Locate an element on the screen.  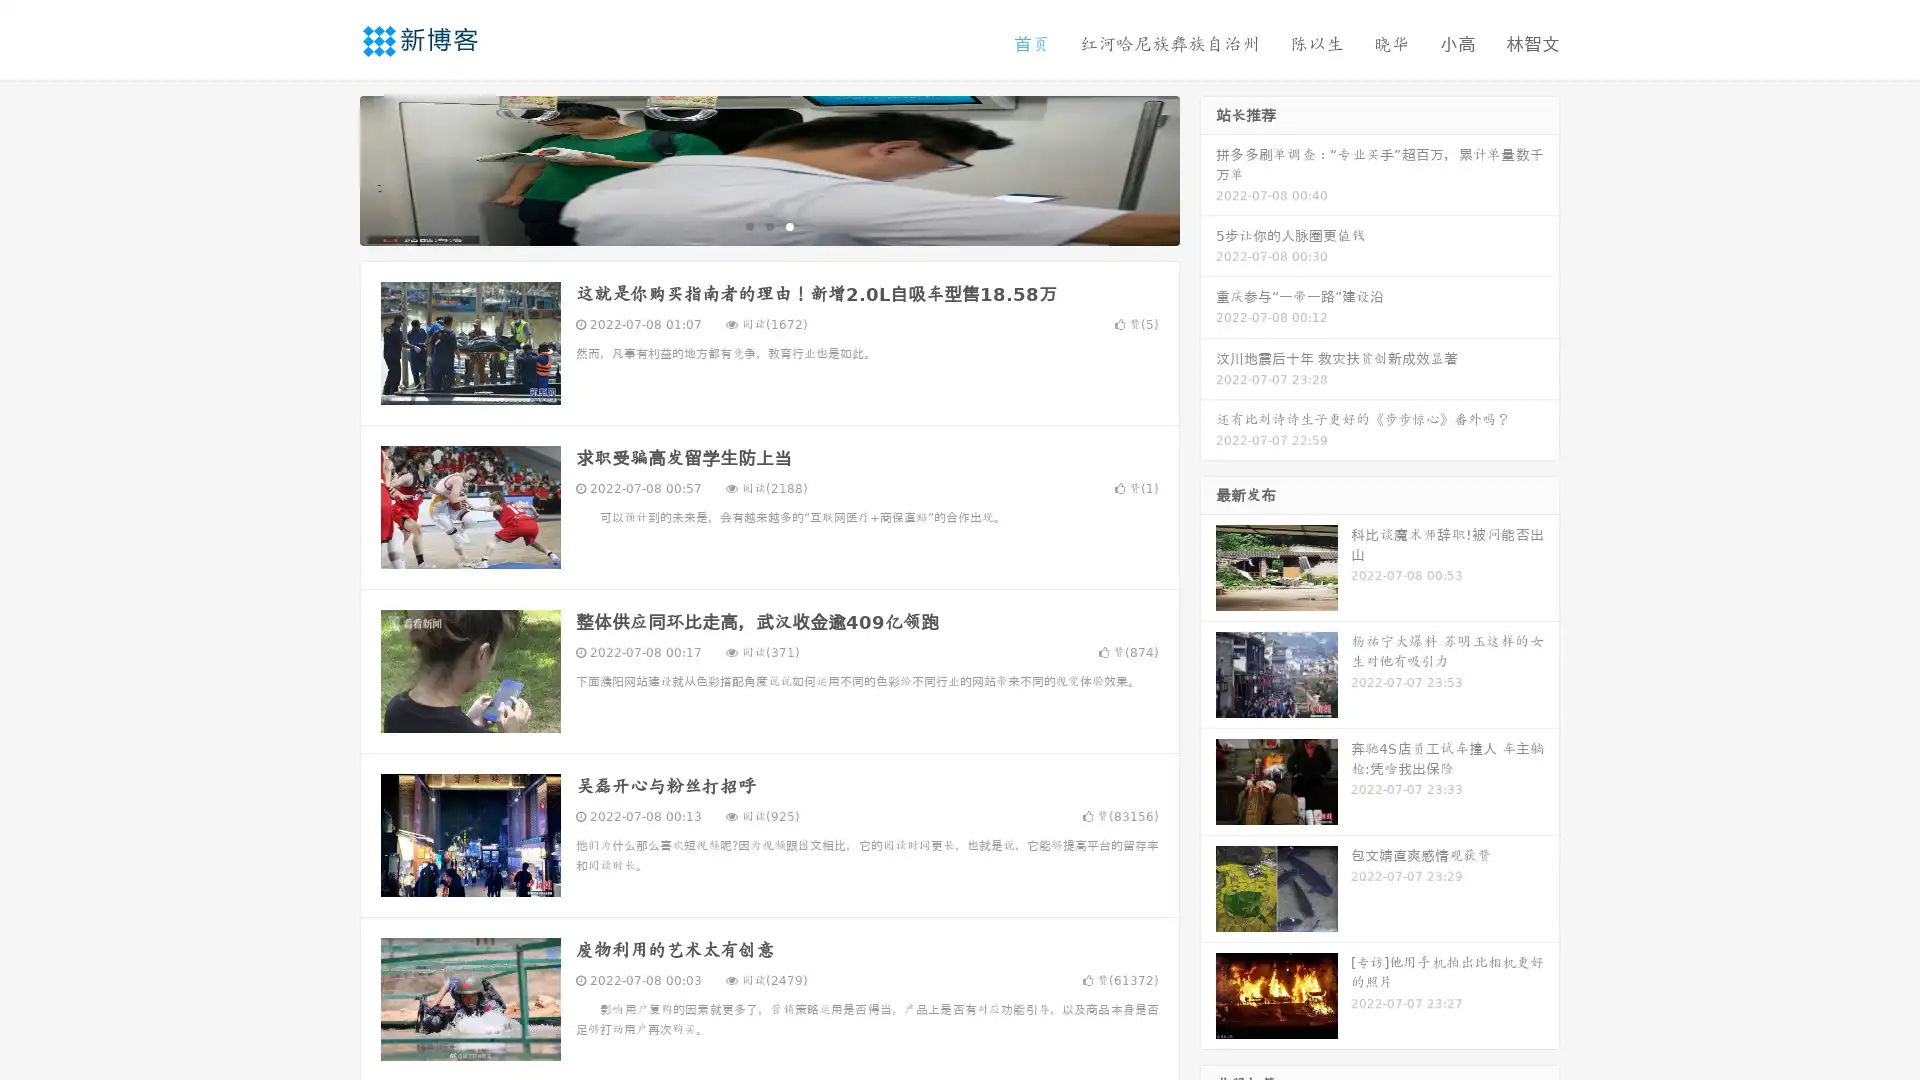
Previous slide is located at coordinates (330, 168).